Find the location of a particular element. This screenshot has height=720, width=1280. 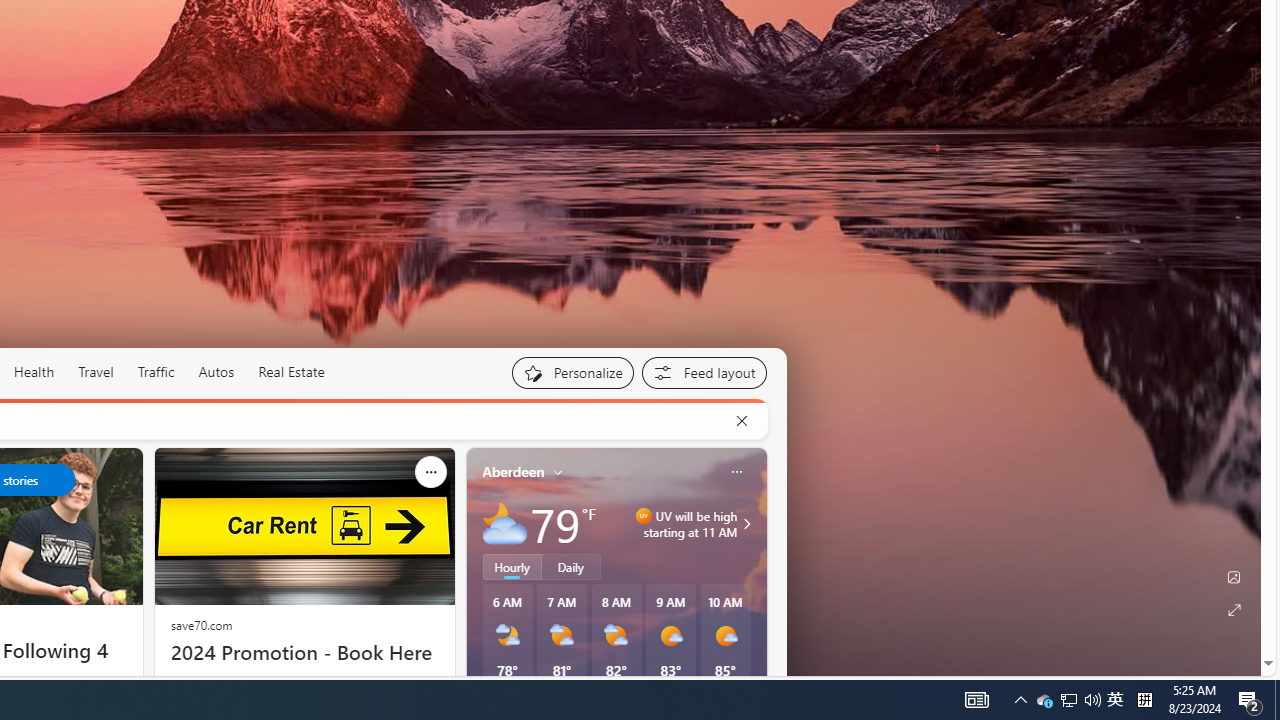

'Feed settings' is located at coordinates (704, 372).